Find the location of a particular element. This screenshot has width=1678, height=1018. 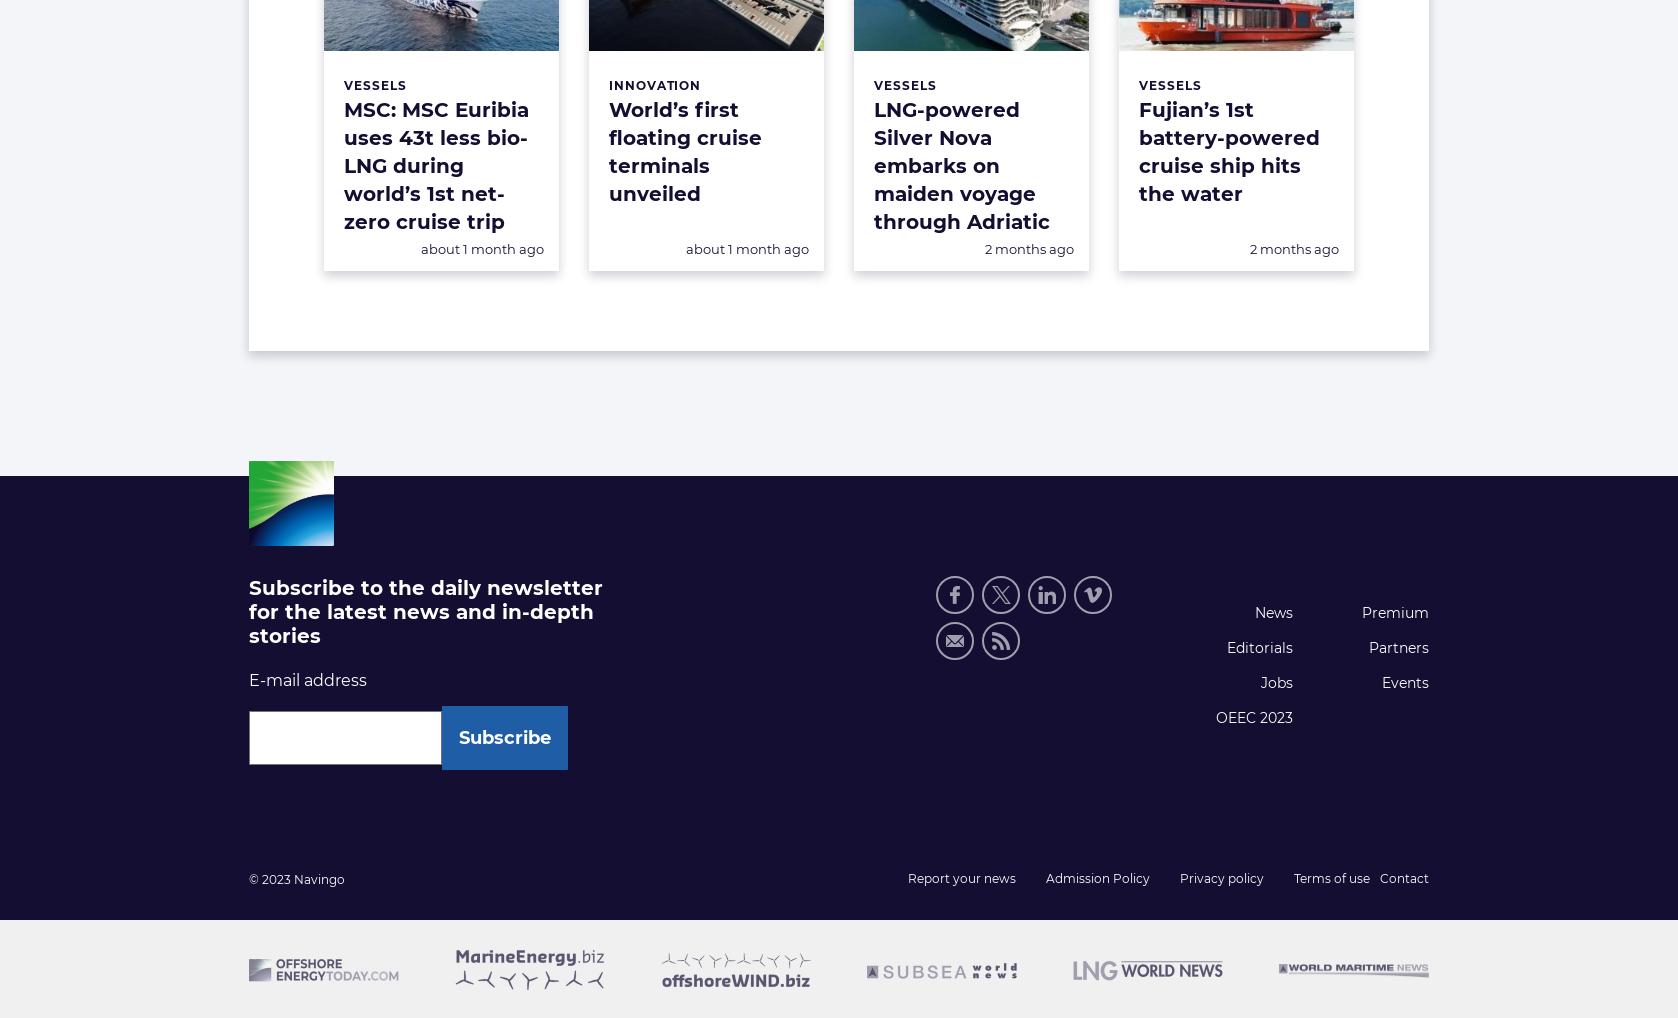

'© 2023 Navingo' is located at coordinates (297, 879).